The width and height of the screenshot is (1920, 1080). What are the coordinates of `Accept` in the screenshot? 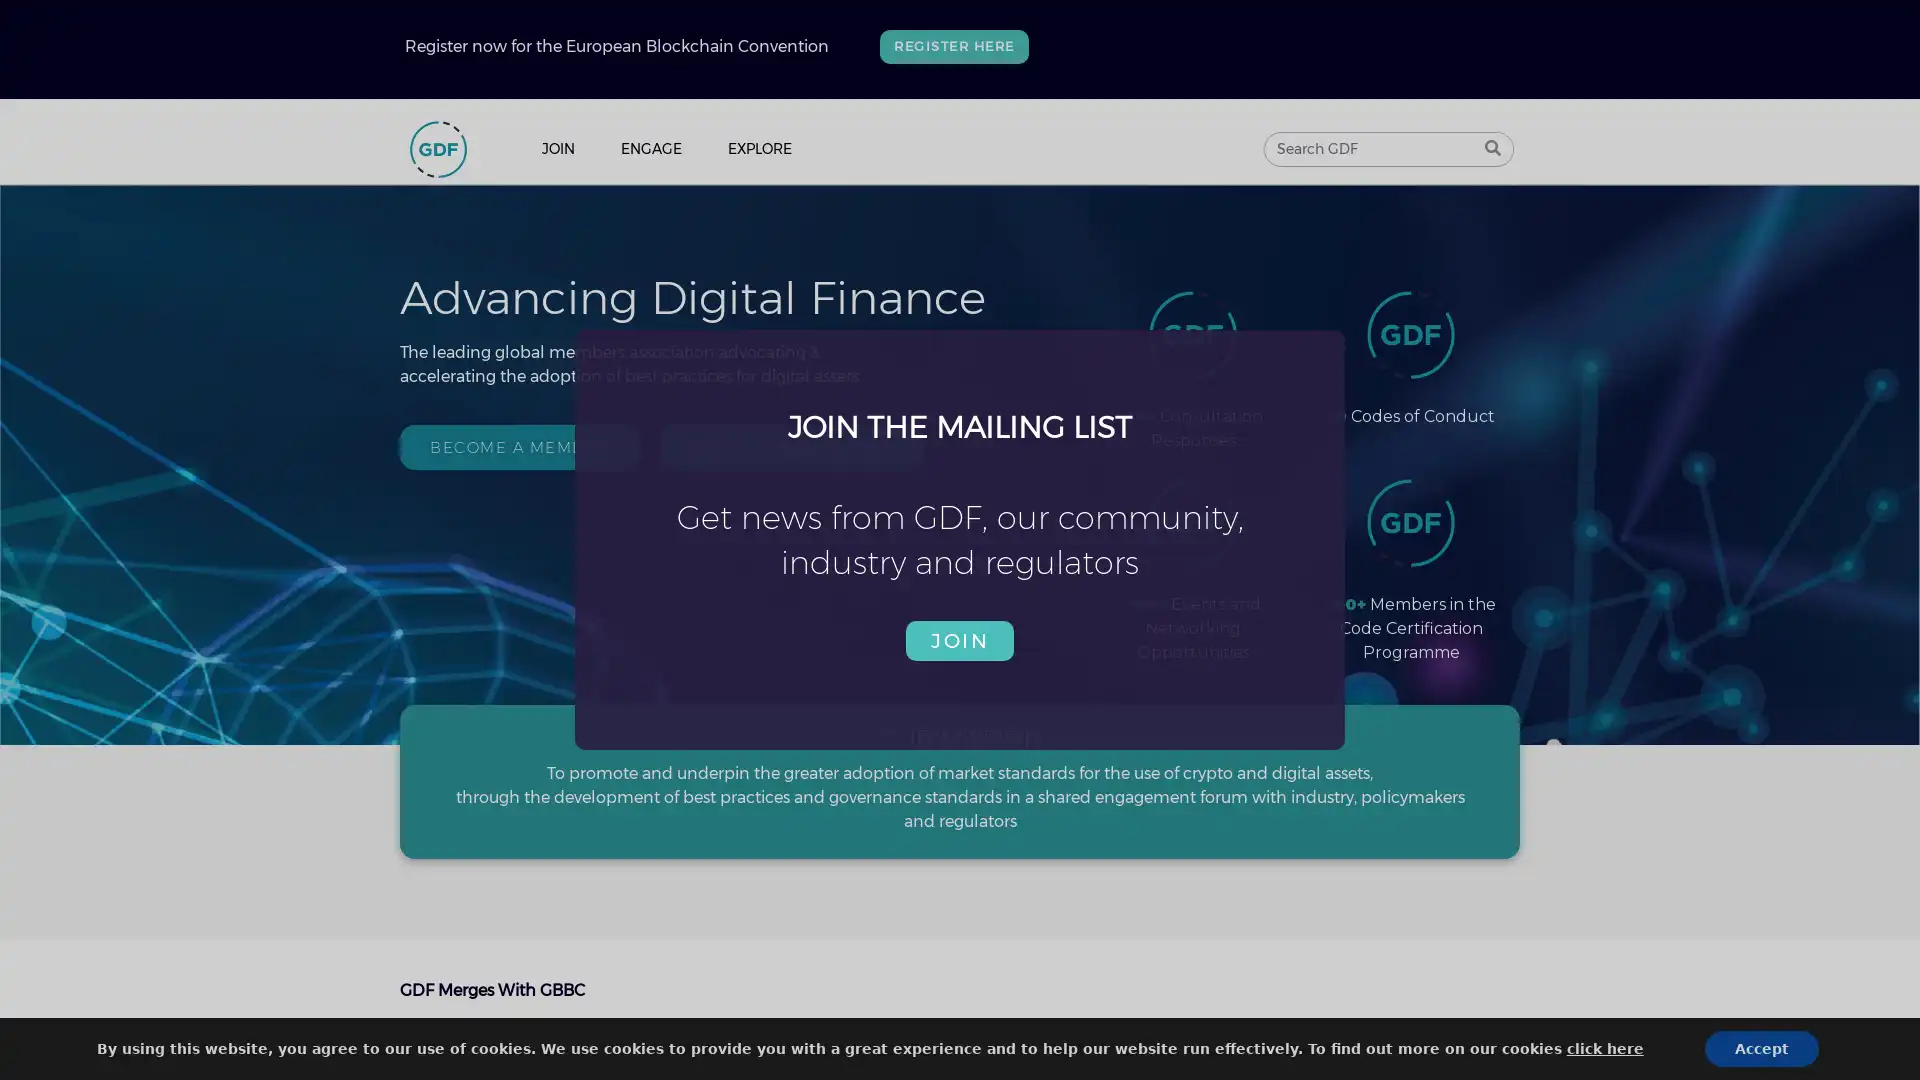 It's located at (1601, 1048).